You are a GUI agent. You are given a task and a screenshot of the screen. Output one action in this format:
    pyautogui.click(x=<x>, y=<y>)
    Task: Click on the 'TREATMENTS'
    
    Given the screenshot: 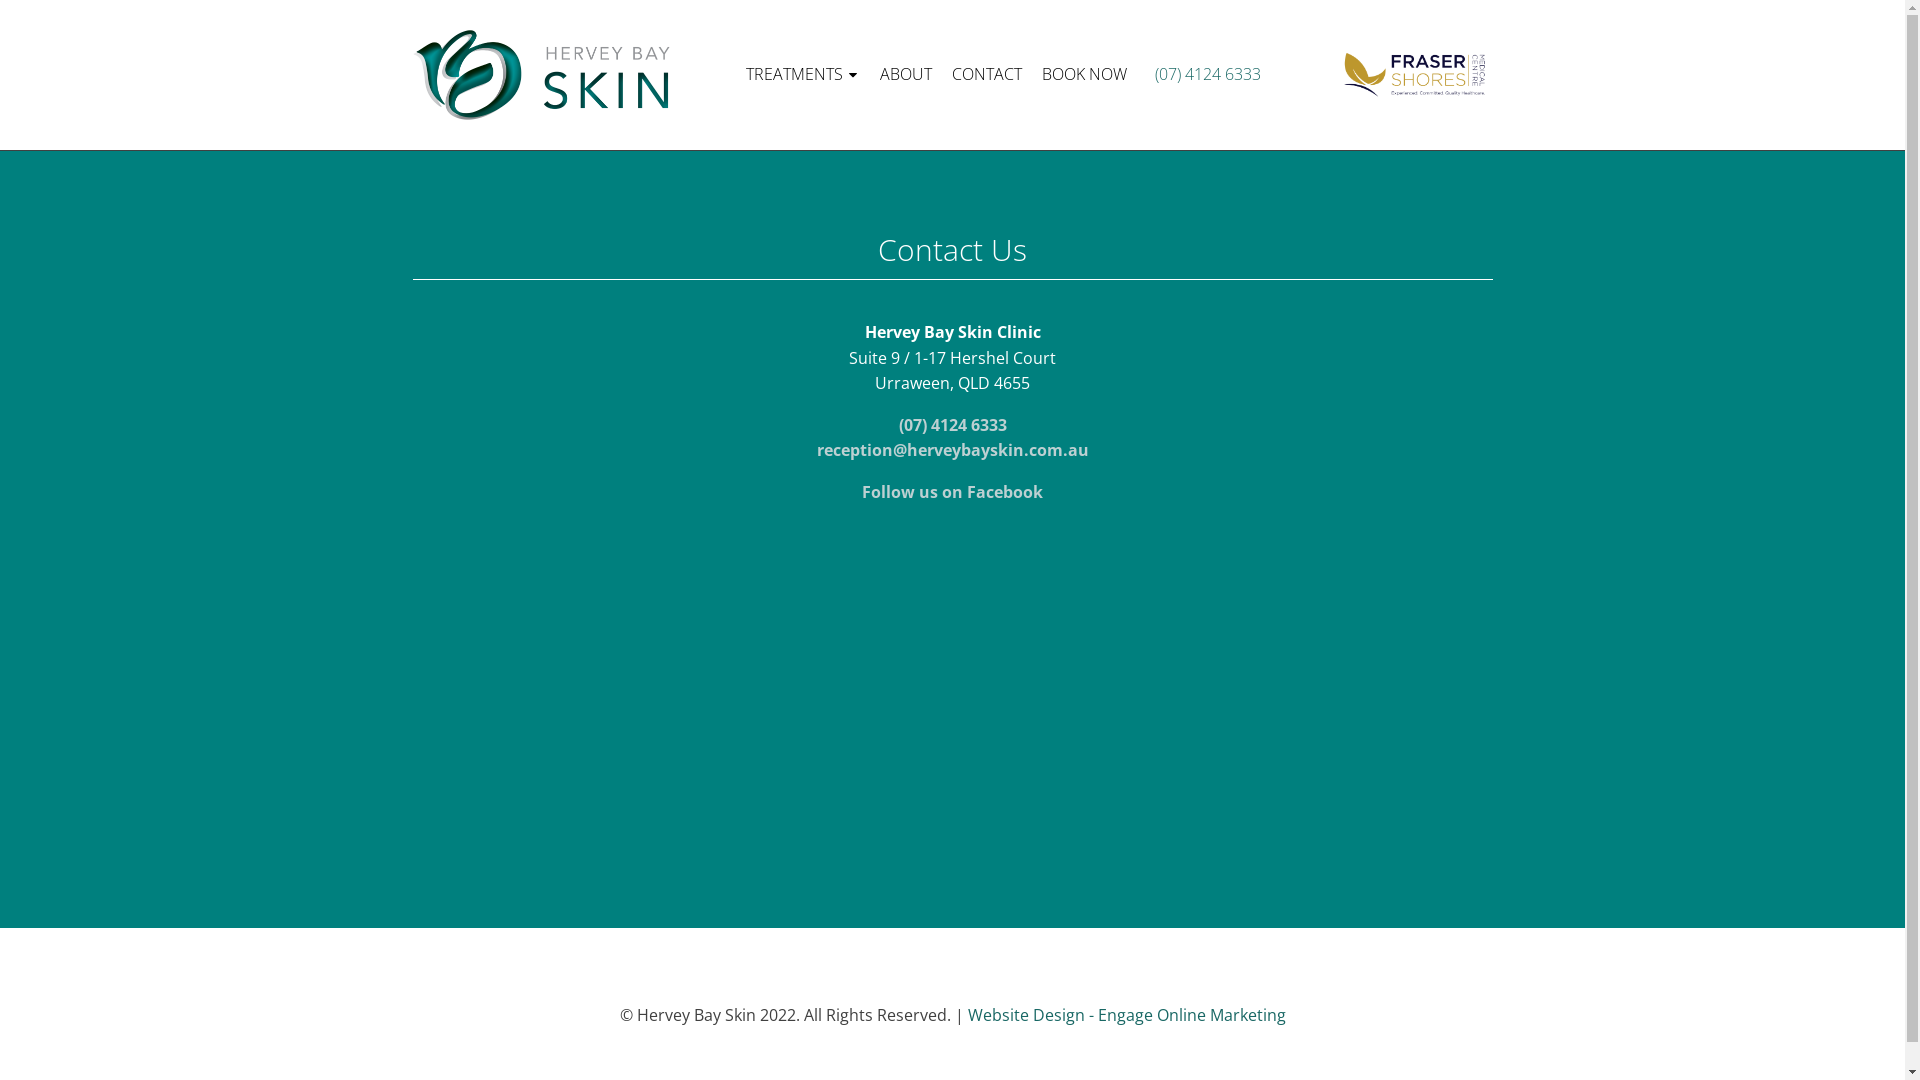 What is the action you would take?
    pyautogui.click(x=802, y=73)
    